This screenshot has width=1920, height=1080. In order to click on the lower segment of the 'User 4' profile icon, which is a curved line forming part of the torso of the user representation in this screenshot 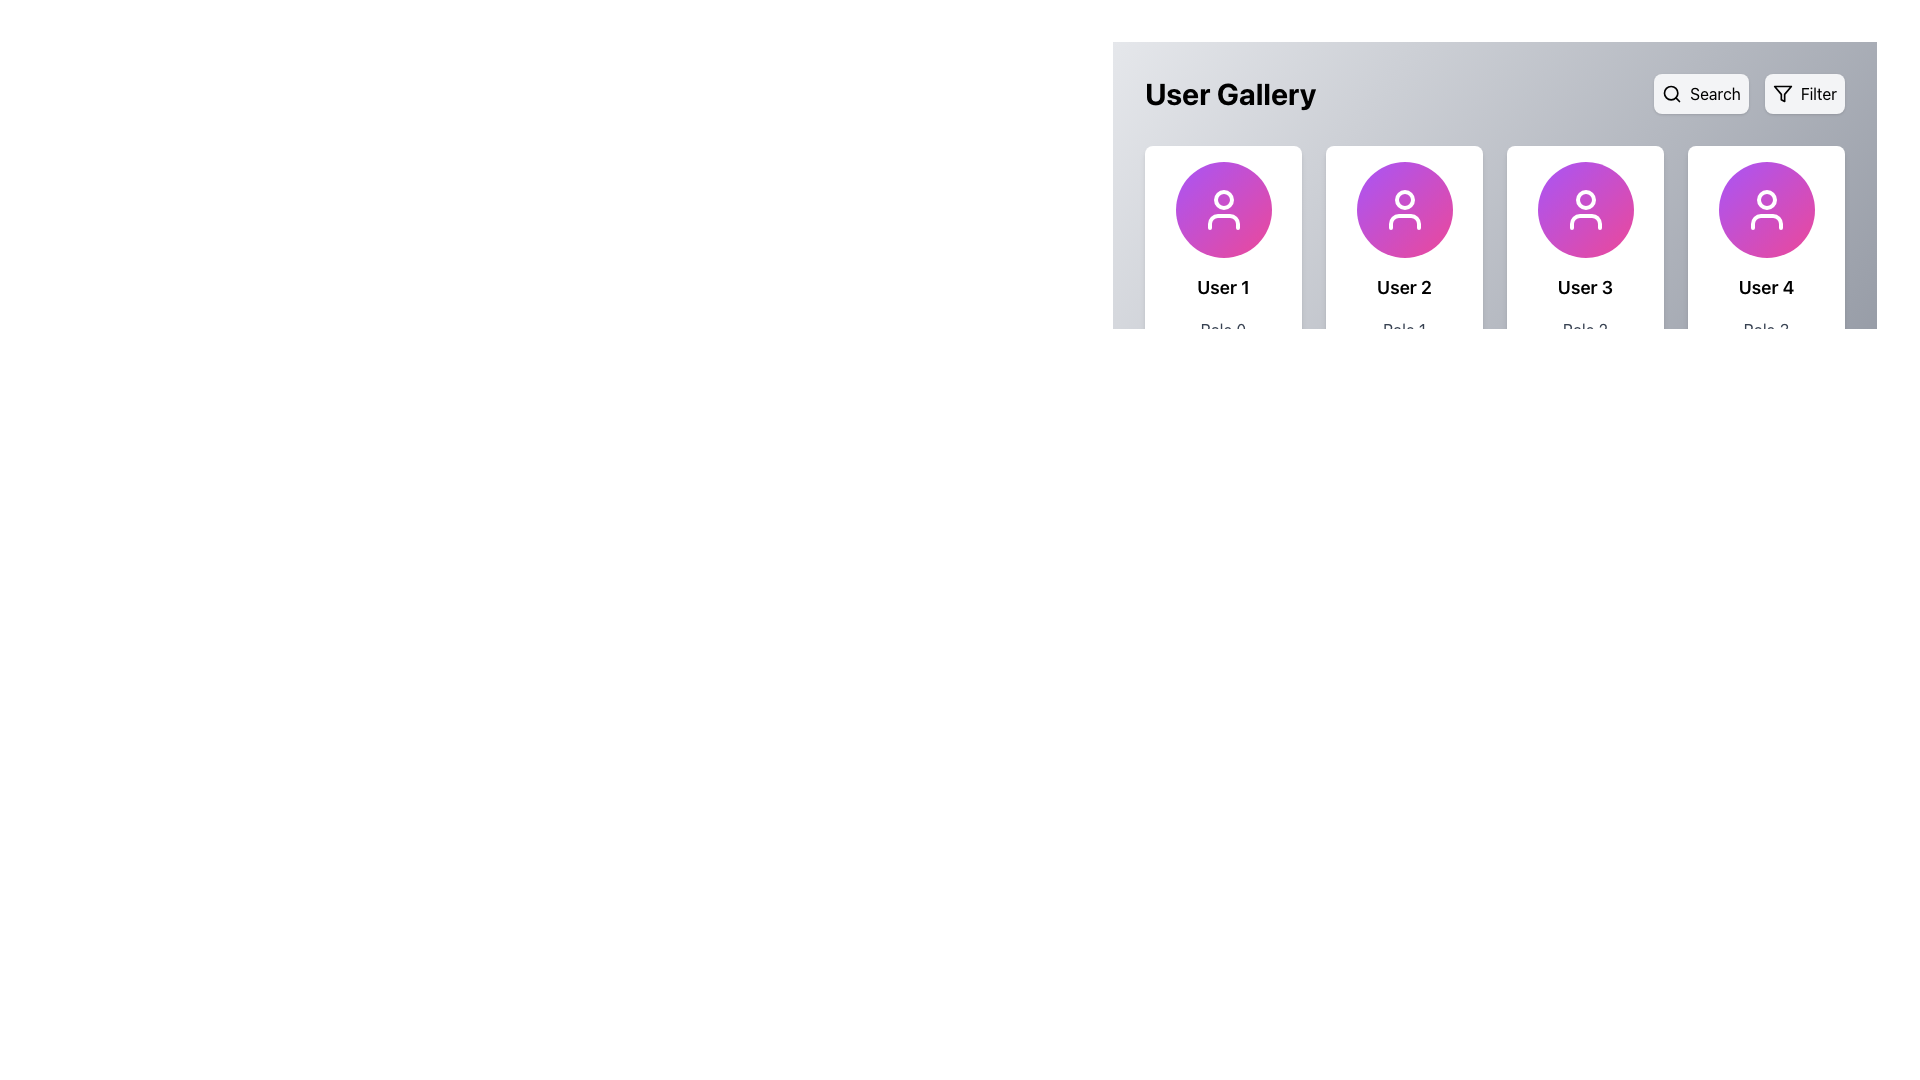, I will do `click(1766, 222)`.